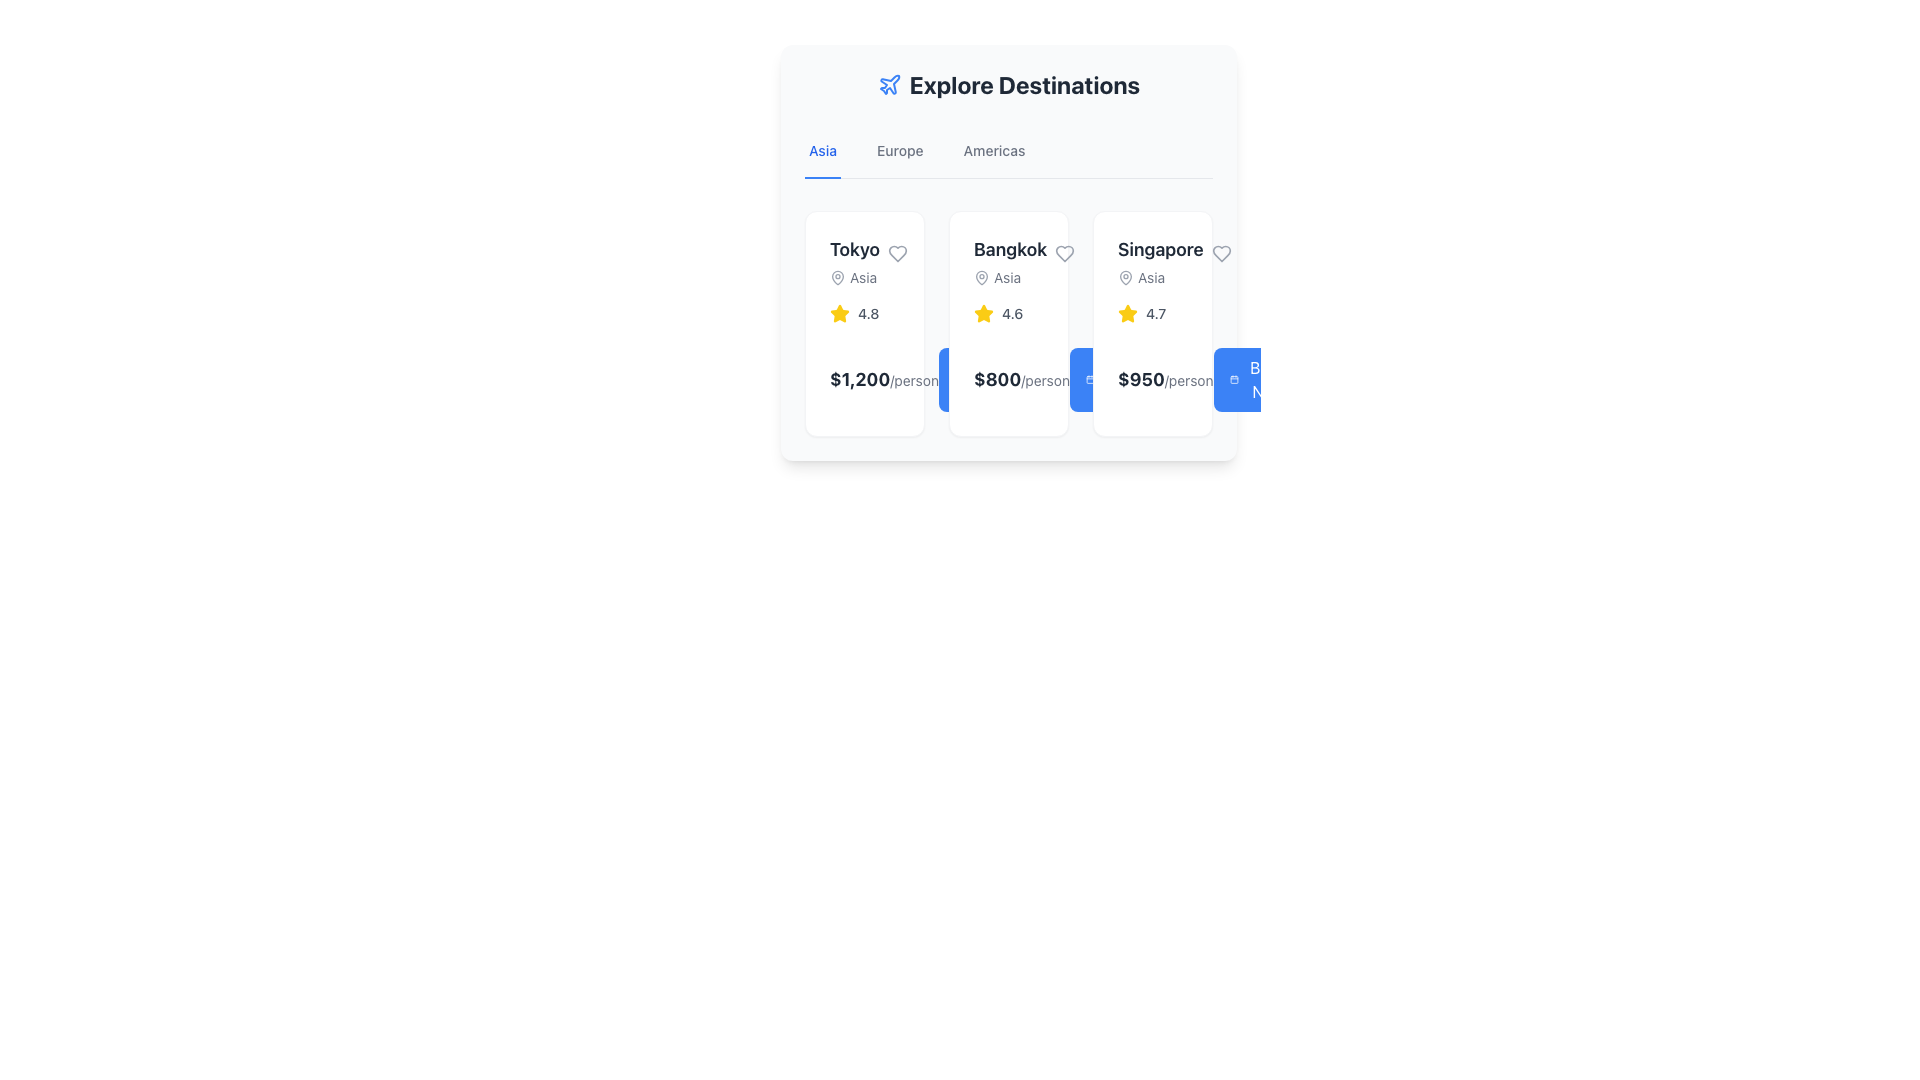 The height and width of the screenshot is (1080, 1920). I want to click on the heart icon in the top right corner of the 'Tokyo' destination card, which serves as a 'like' or 'favorite' button, so click(896, 253).